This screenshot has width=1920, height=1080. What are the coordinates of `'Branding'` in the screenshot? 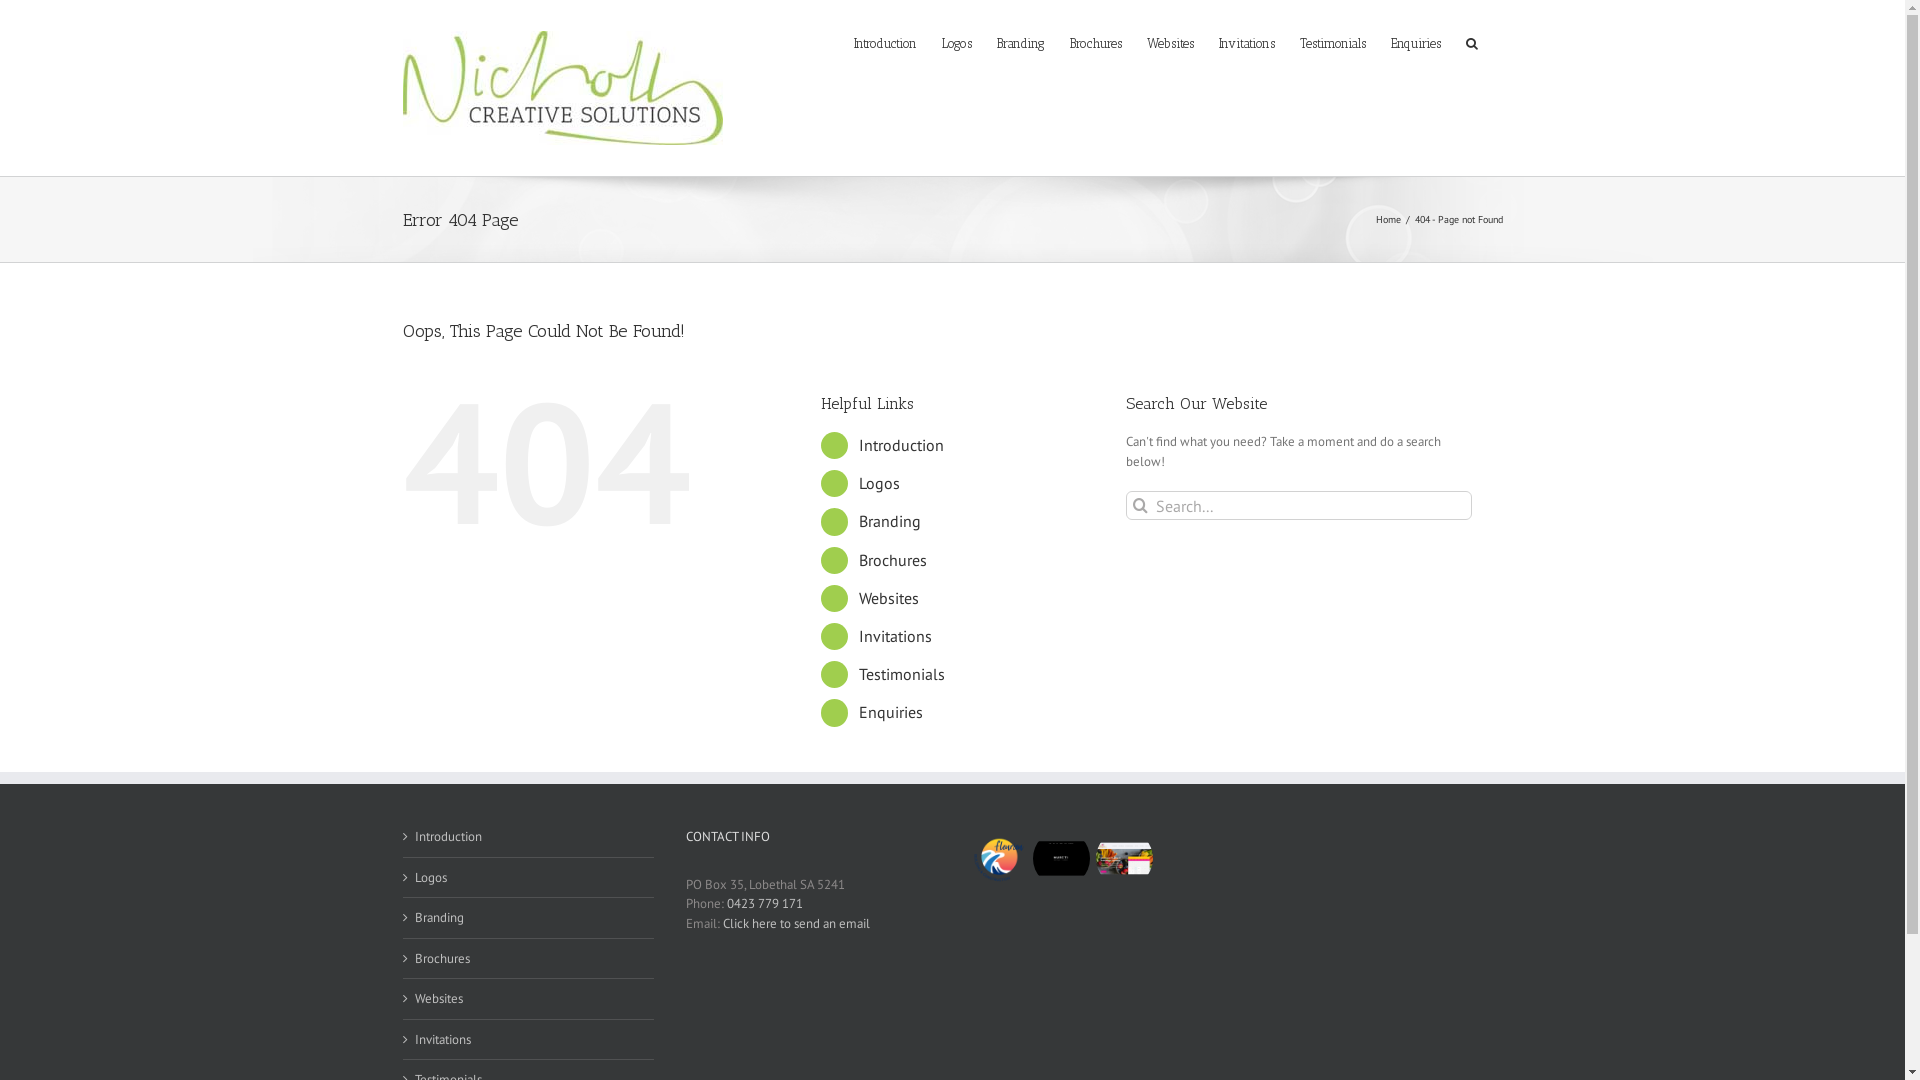 It's located at (1019, 42).